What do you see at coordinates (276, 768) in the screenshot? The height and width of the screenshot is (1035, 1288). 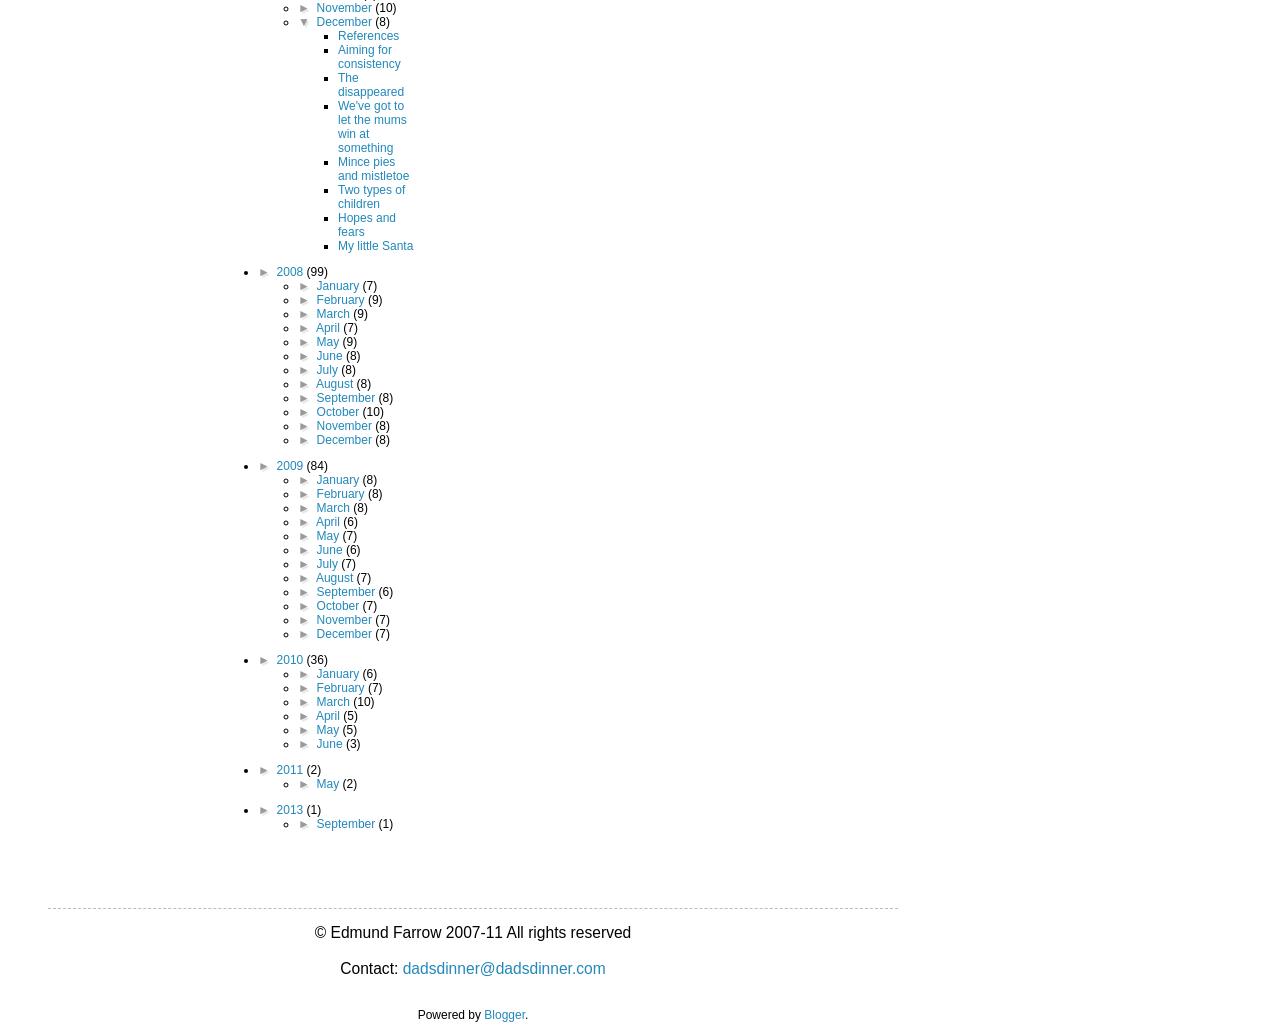 I see `'2011'` at bounding box center [276, 768].